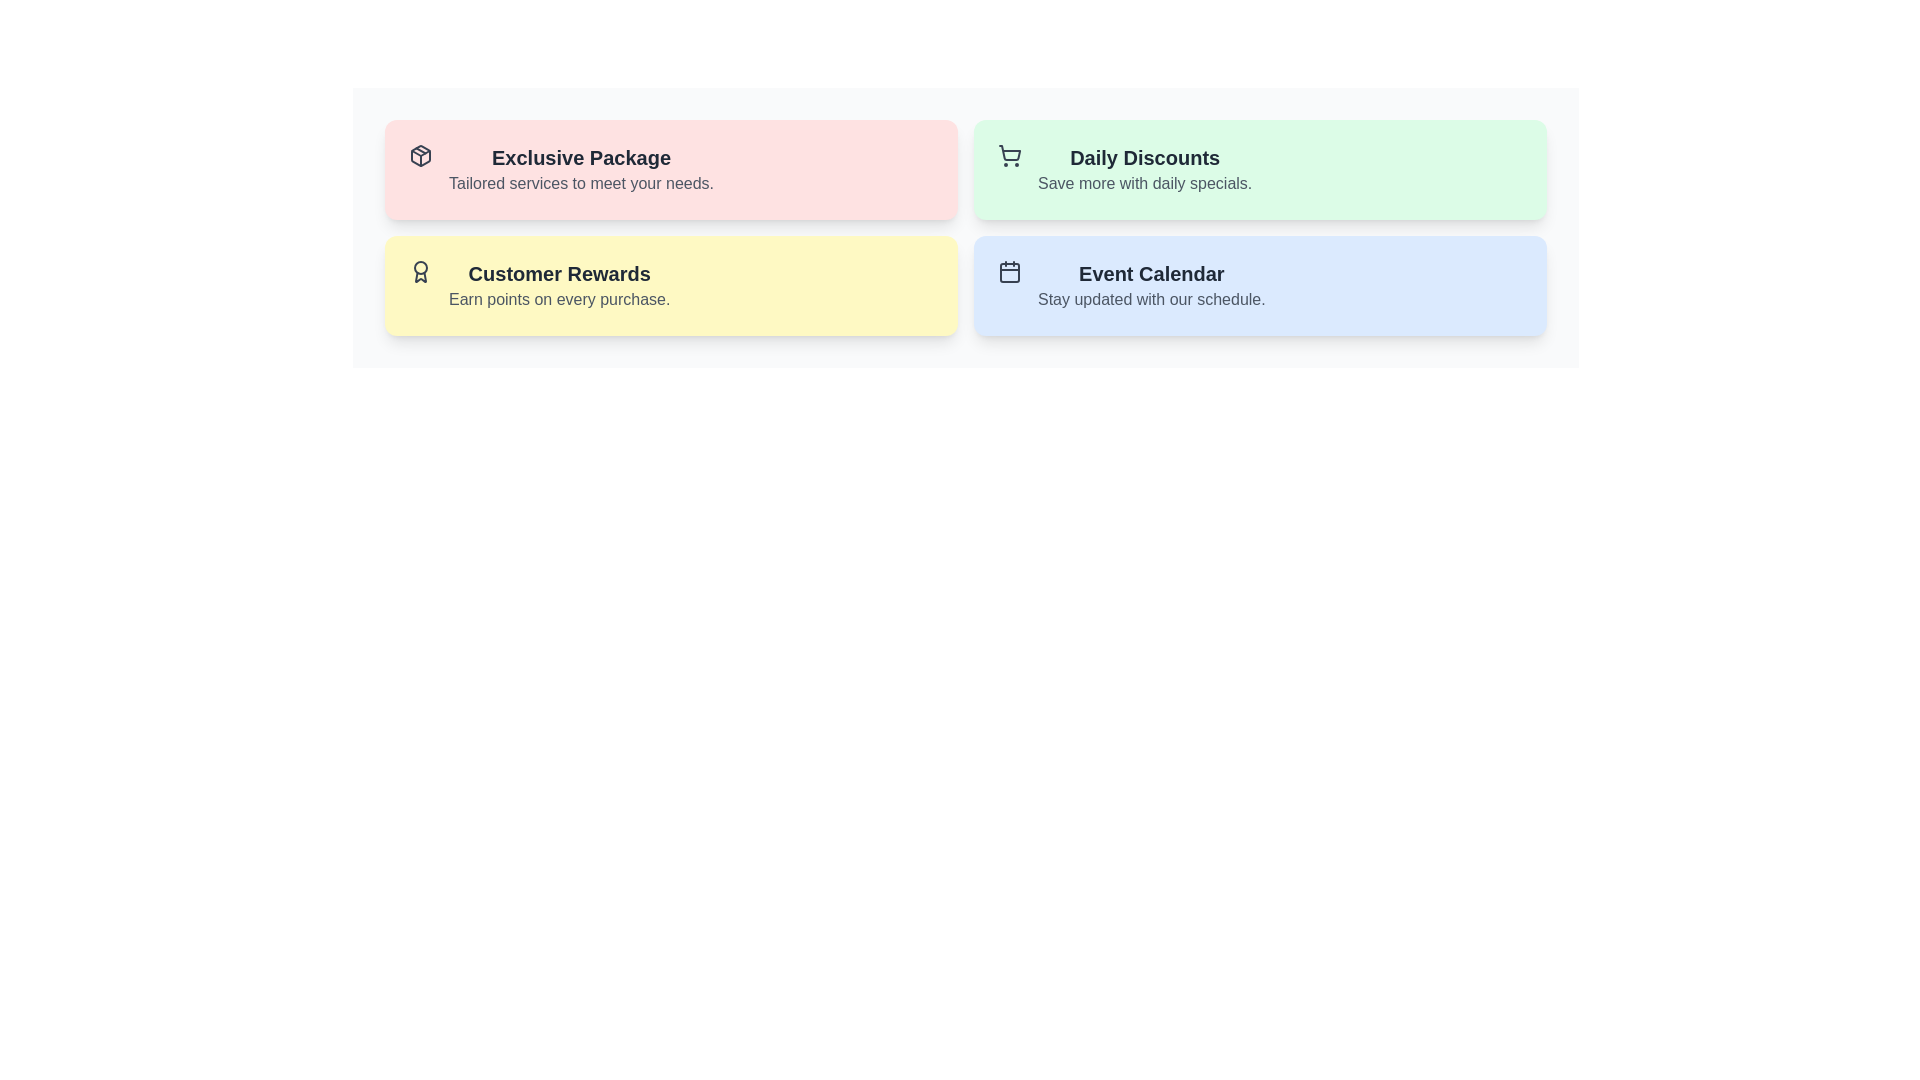 Image resolution: width=1920 pixels, height=1080 pixels. I want to click on text displayed in gray color that says 'Save more with daily specials.' located under the heading 'Daily Discounts' in the top-right section of the interface, so click(1145, 184).